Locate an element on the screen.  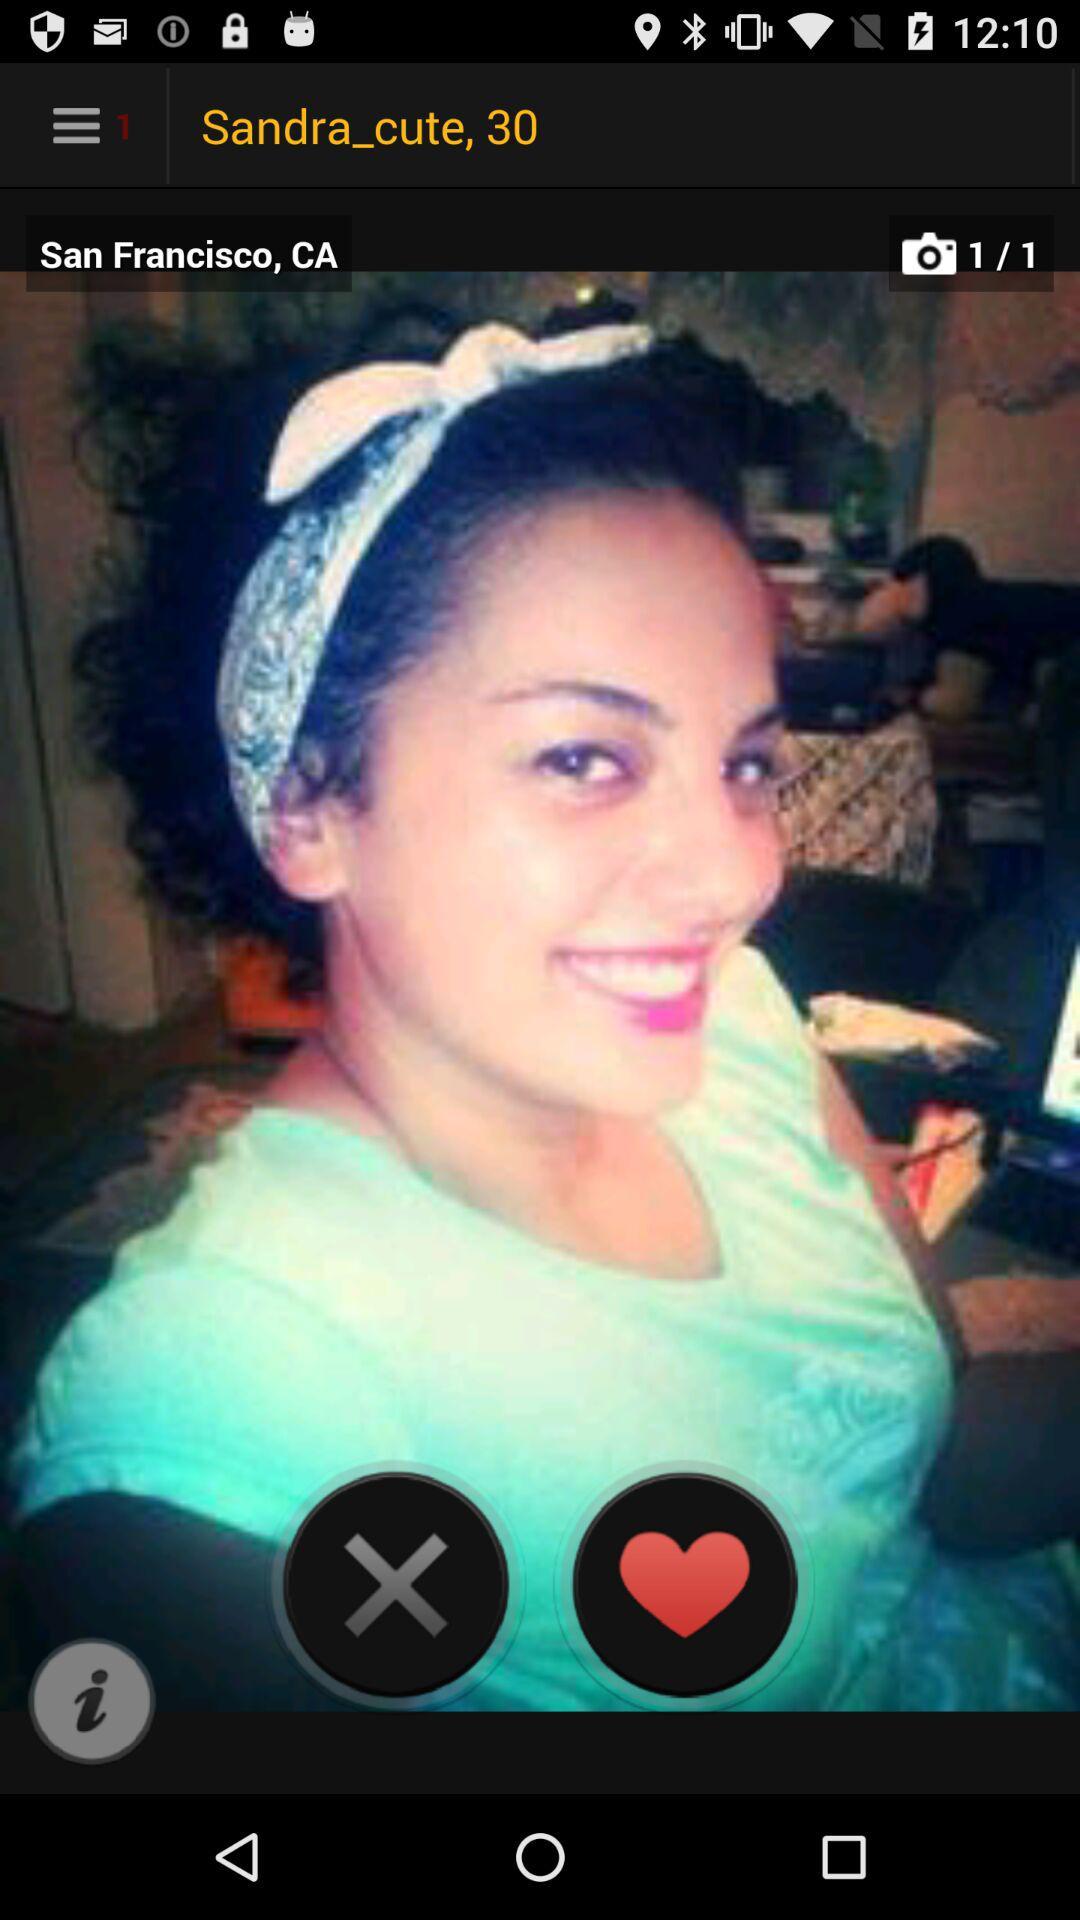
information icon is located at coordinates (91, 1701).